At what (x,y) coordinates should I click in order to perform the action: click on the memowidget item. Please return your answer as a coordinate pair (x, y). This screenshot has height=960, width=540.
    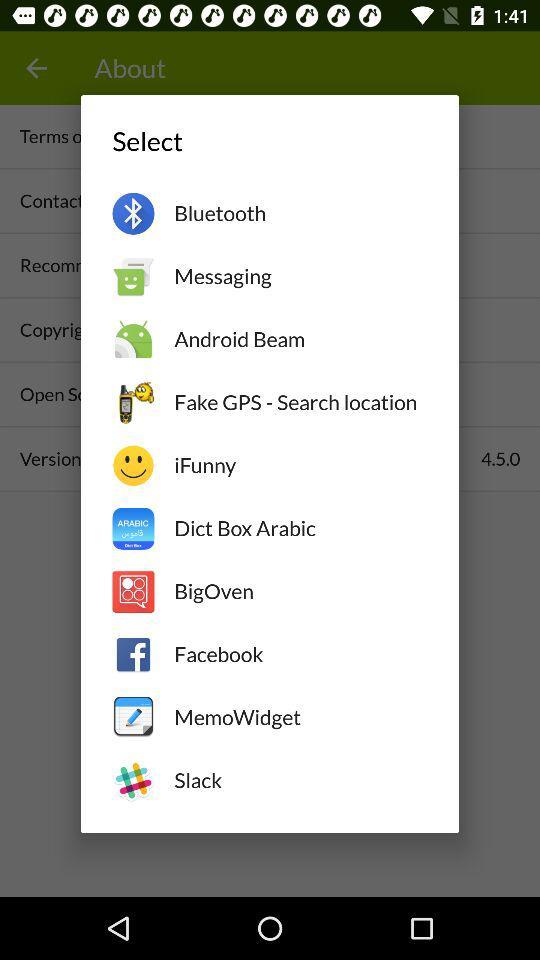
    Looking at the image, I should click on (299, 717).